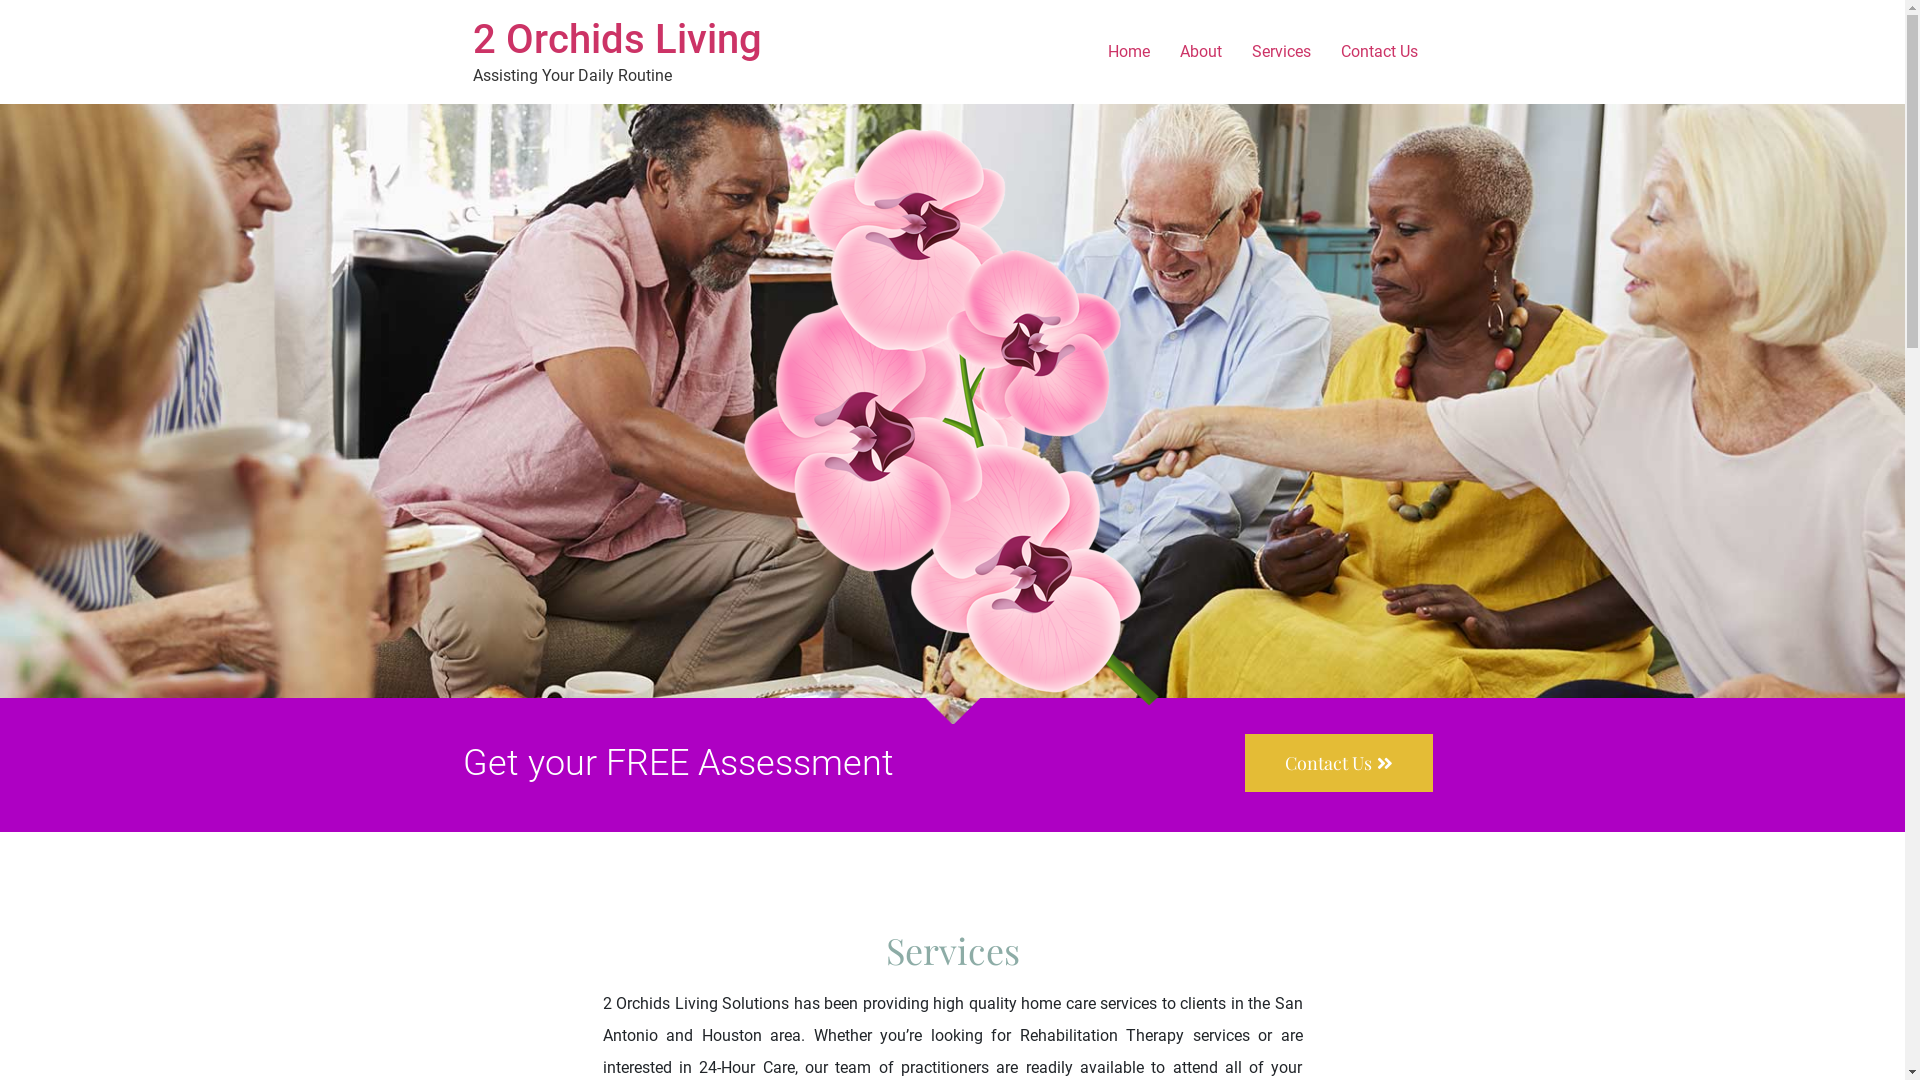 This screenshot has height=1080, width=1920. What do you see at coordinates (1338, 763) in the screenshot?
I see `'Contact Us'` at bounding box center [1338, 763].